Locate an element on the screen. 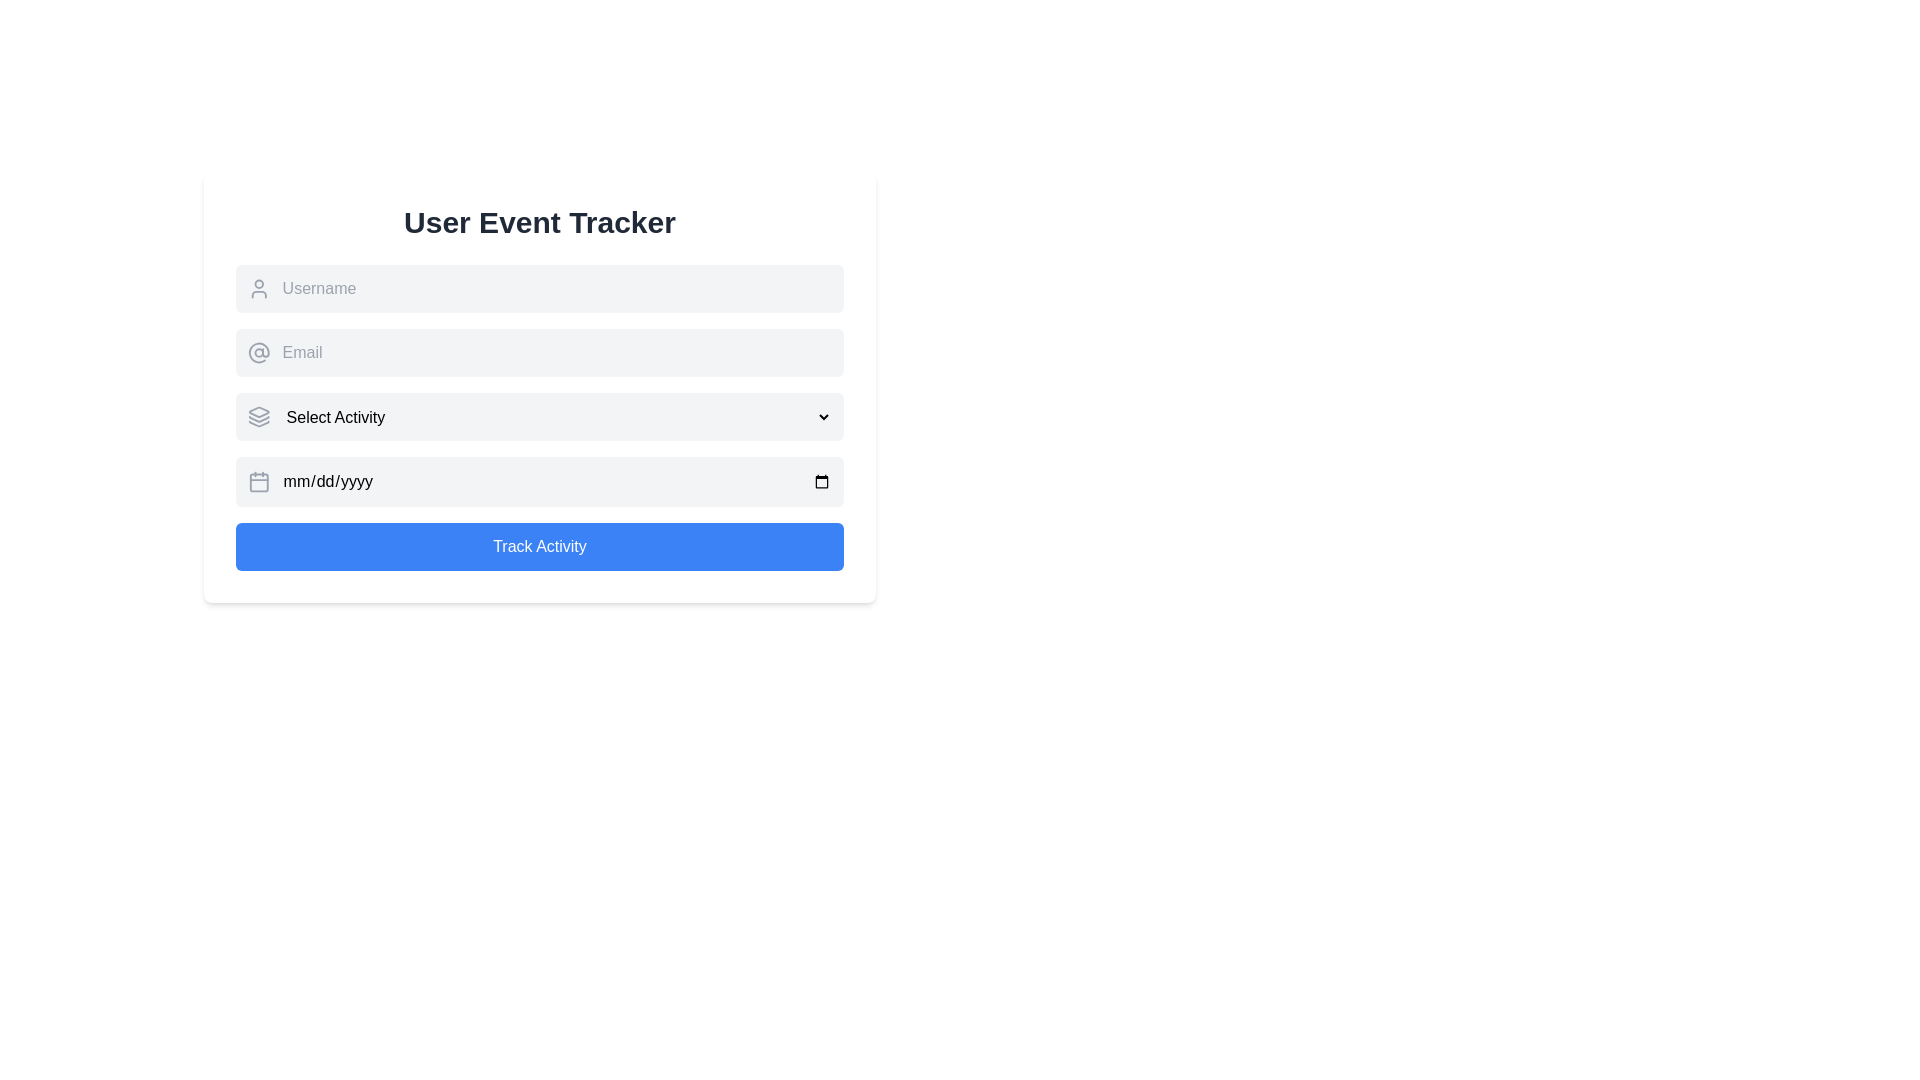  the bottom-most element of the stack represented by a thin line-based graphic resembling overlapping rectangular layers is located at coordinates (258, 423).